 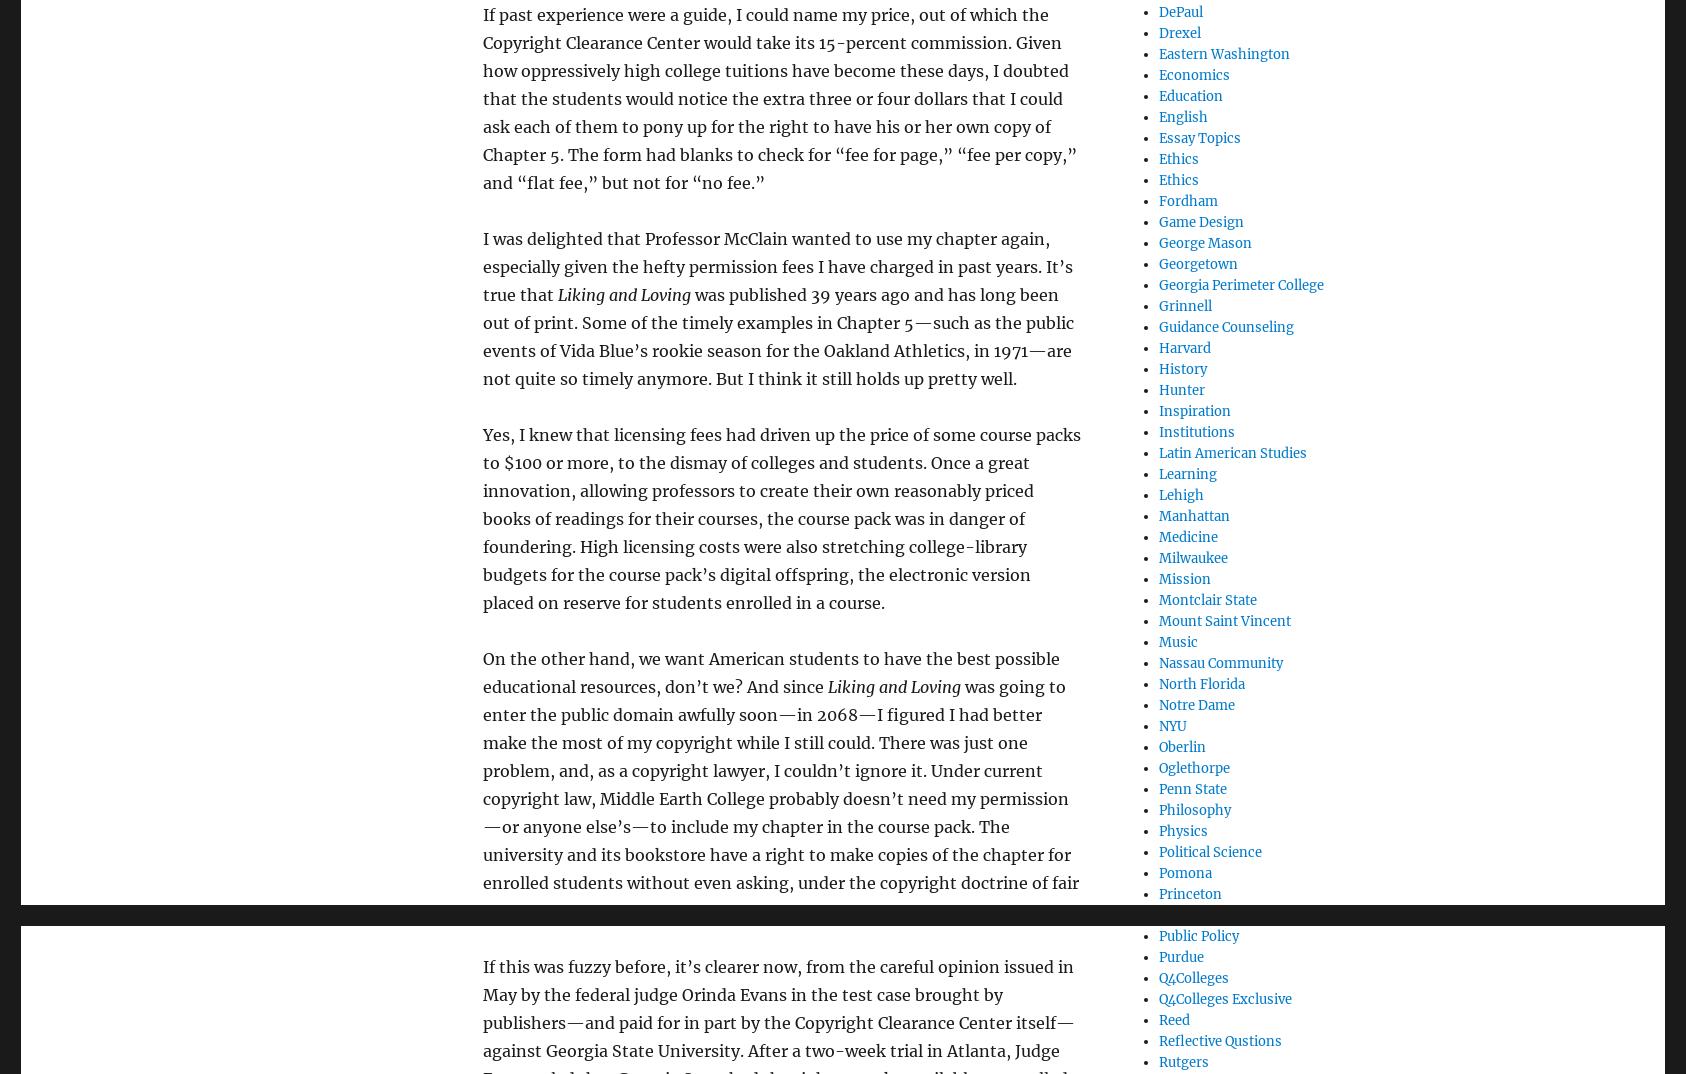 I want to click on 'Lehigh', so click(x=1180, y=494).